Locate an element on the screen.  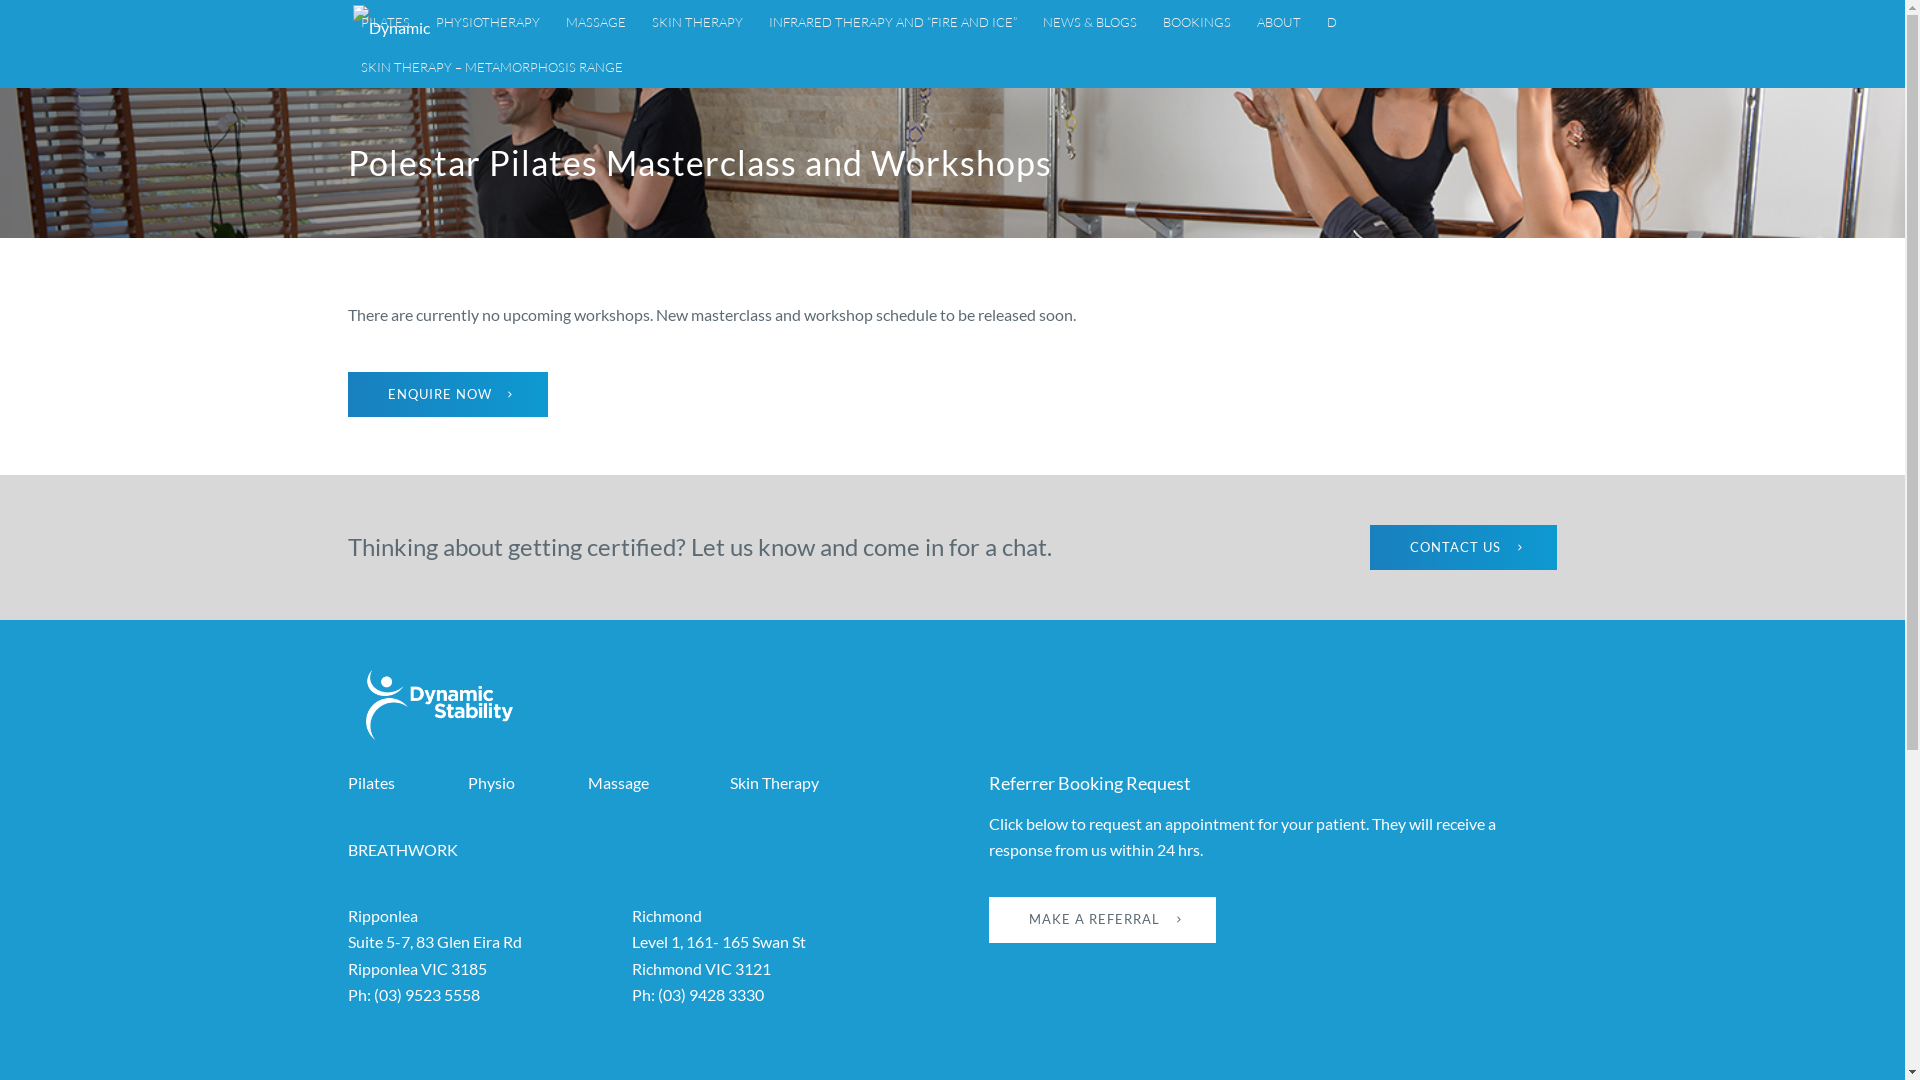
'BOOKINGS' is located at coordinates (1150, 22).